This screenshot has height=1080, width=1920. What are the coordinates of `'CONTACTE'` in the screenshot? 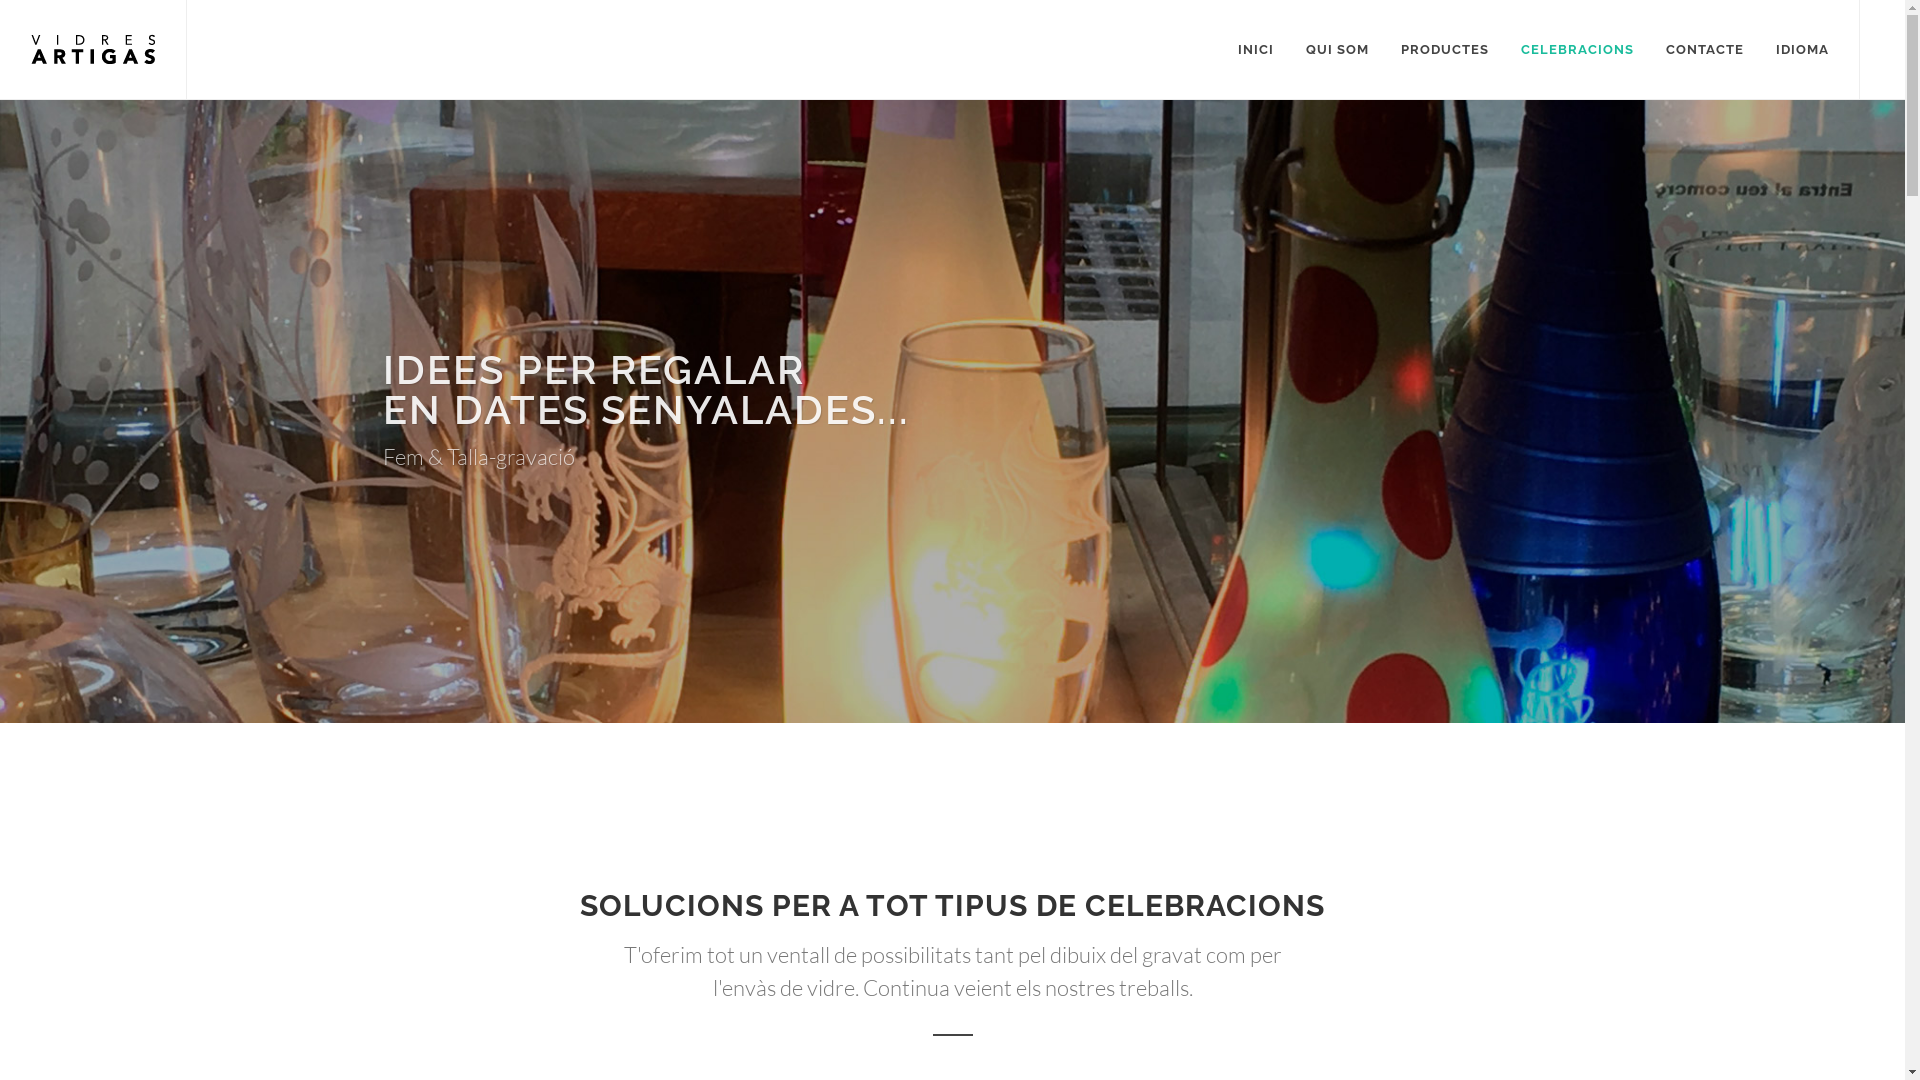 It's located at (1703, 49).